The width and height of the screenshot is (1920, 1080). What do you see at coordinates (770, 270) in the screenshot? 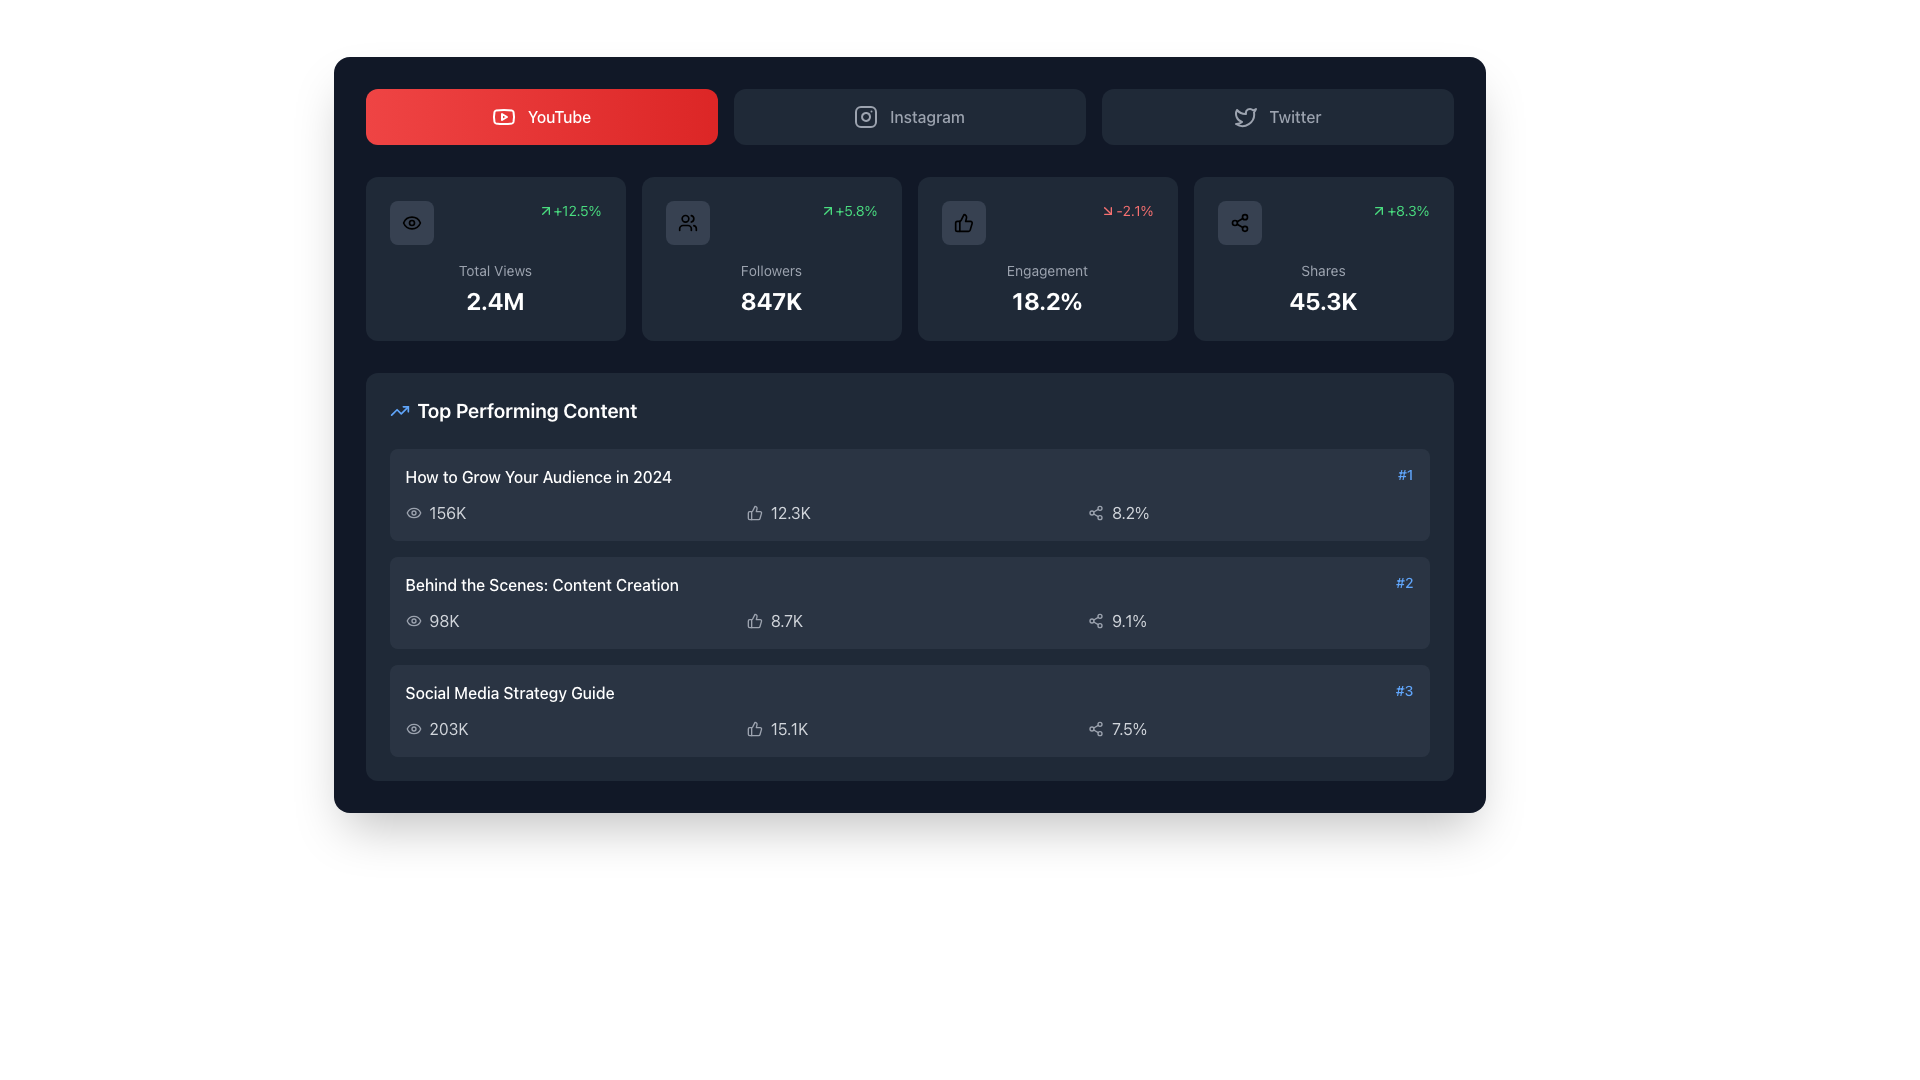
I see `the text label that reads 'Followers', which is positioned above the numeric value '847K' and below icons and percentage indicators in the card layout` at bounding box center [770, 270].